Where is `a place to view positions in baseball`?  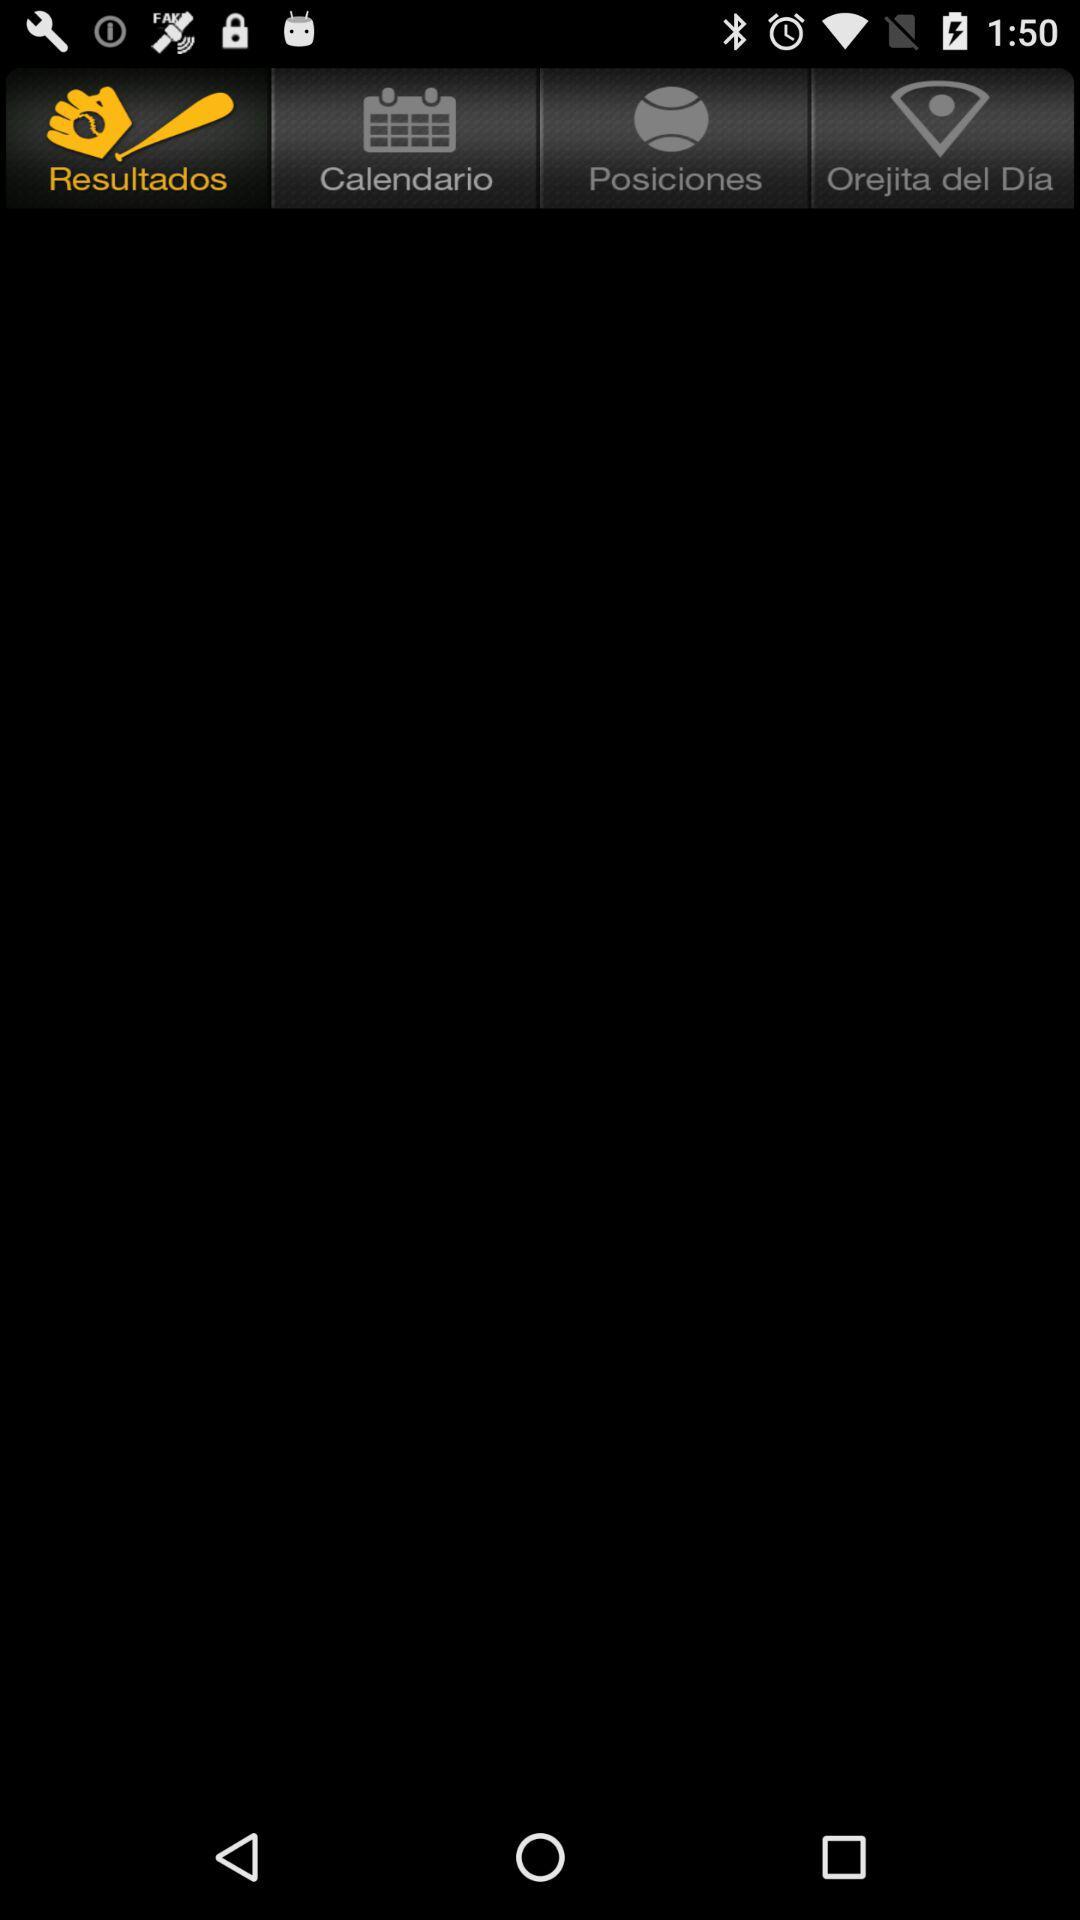 a place to view positions in baseball is located at coordinates (675, 137).